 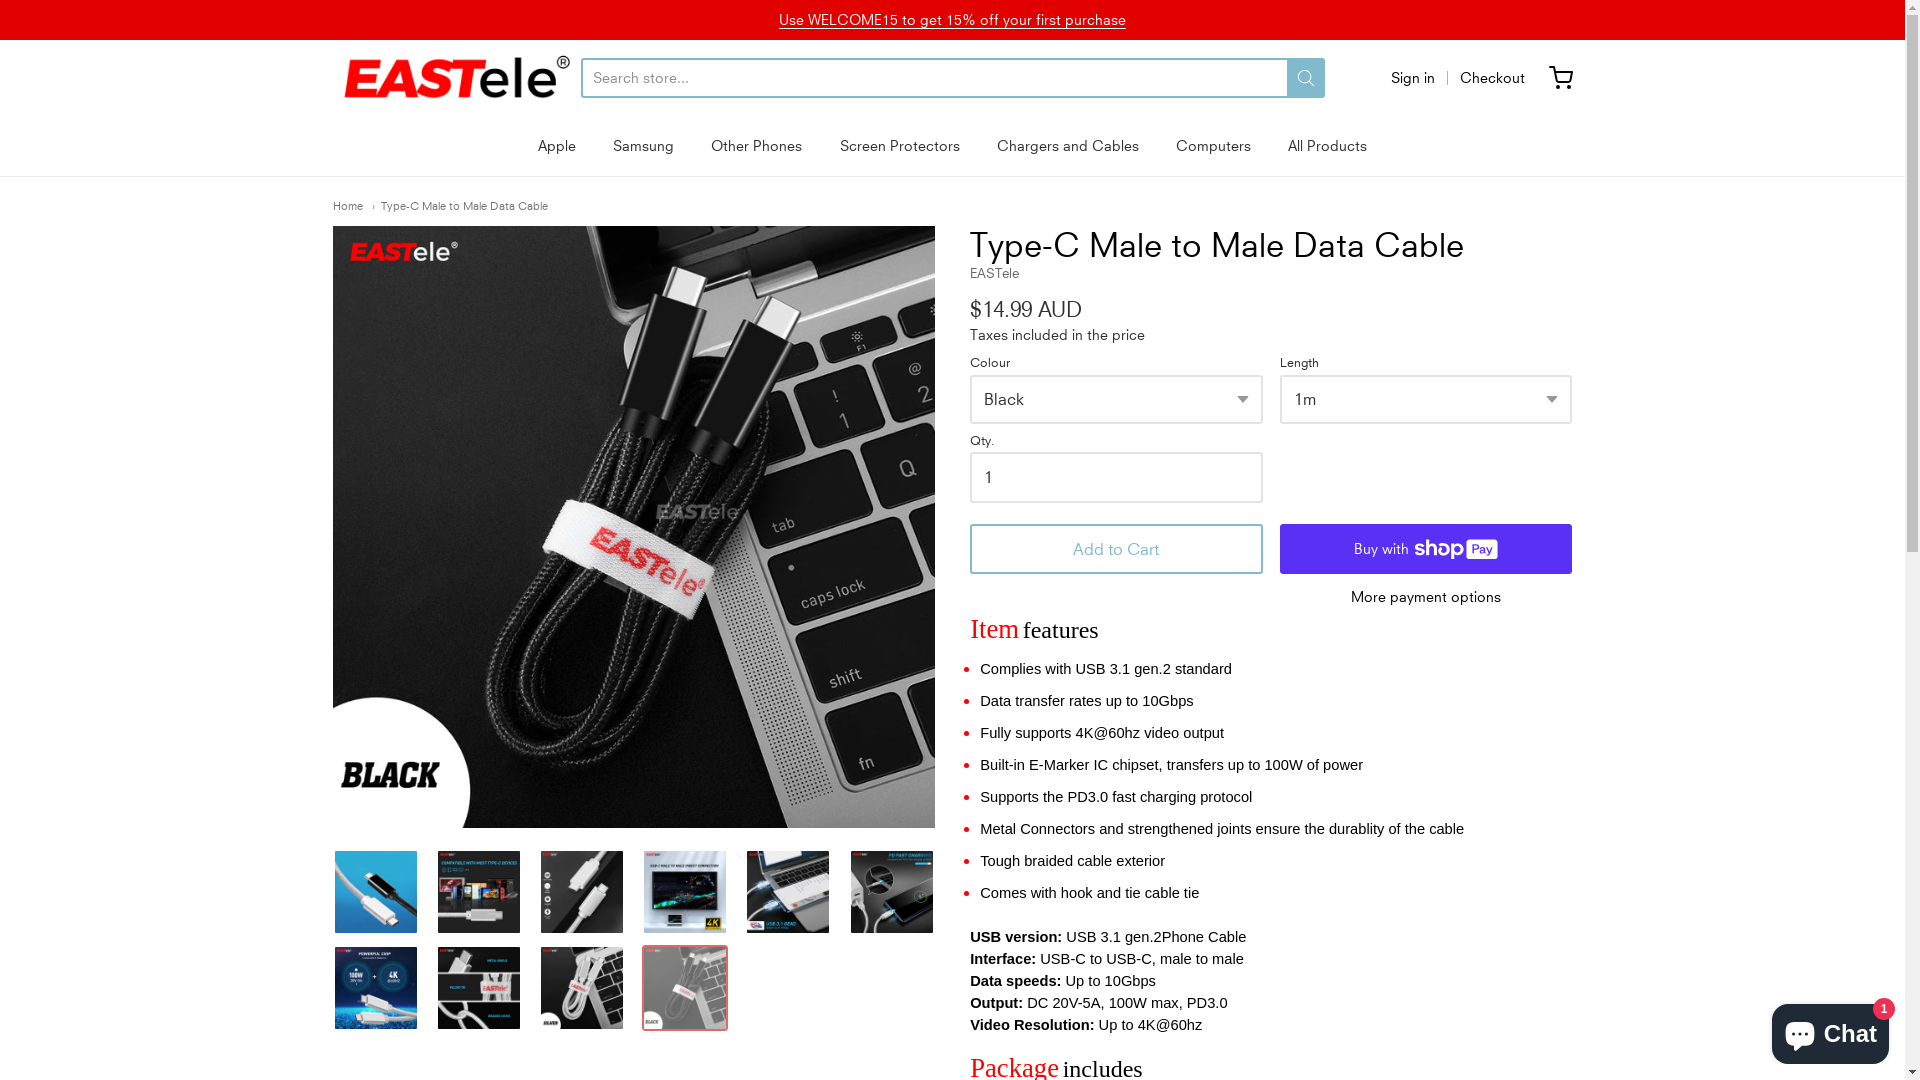 What do you see at coordinates (346, 205) in the screenshot?
I see `'Home'` at bounding box center [346, 205].